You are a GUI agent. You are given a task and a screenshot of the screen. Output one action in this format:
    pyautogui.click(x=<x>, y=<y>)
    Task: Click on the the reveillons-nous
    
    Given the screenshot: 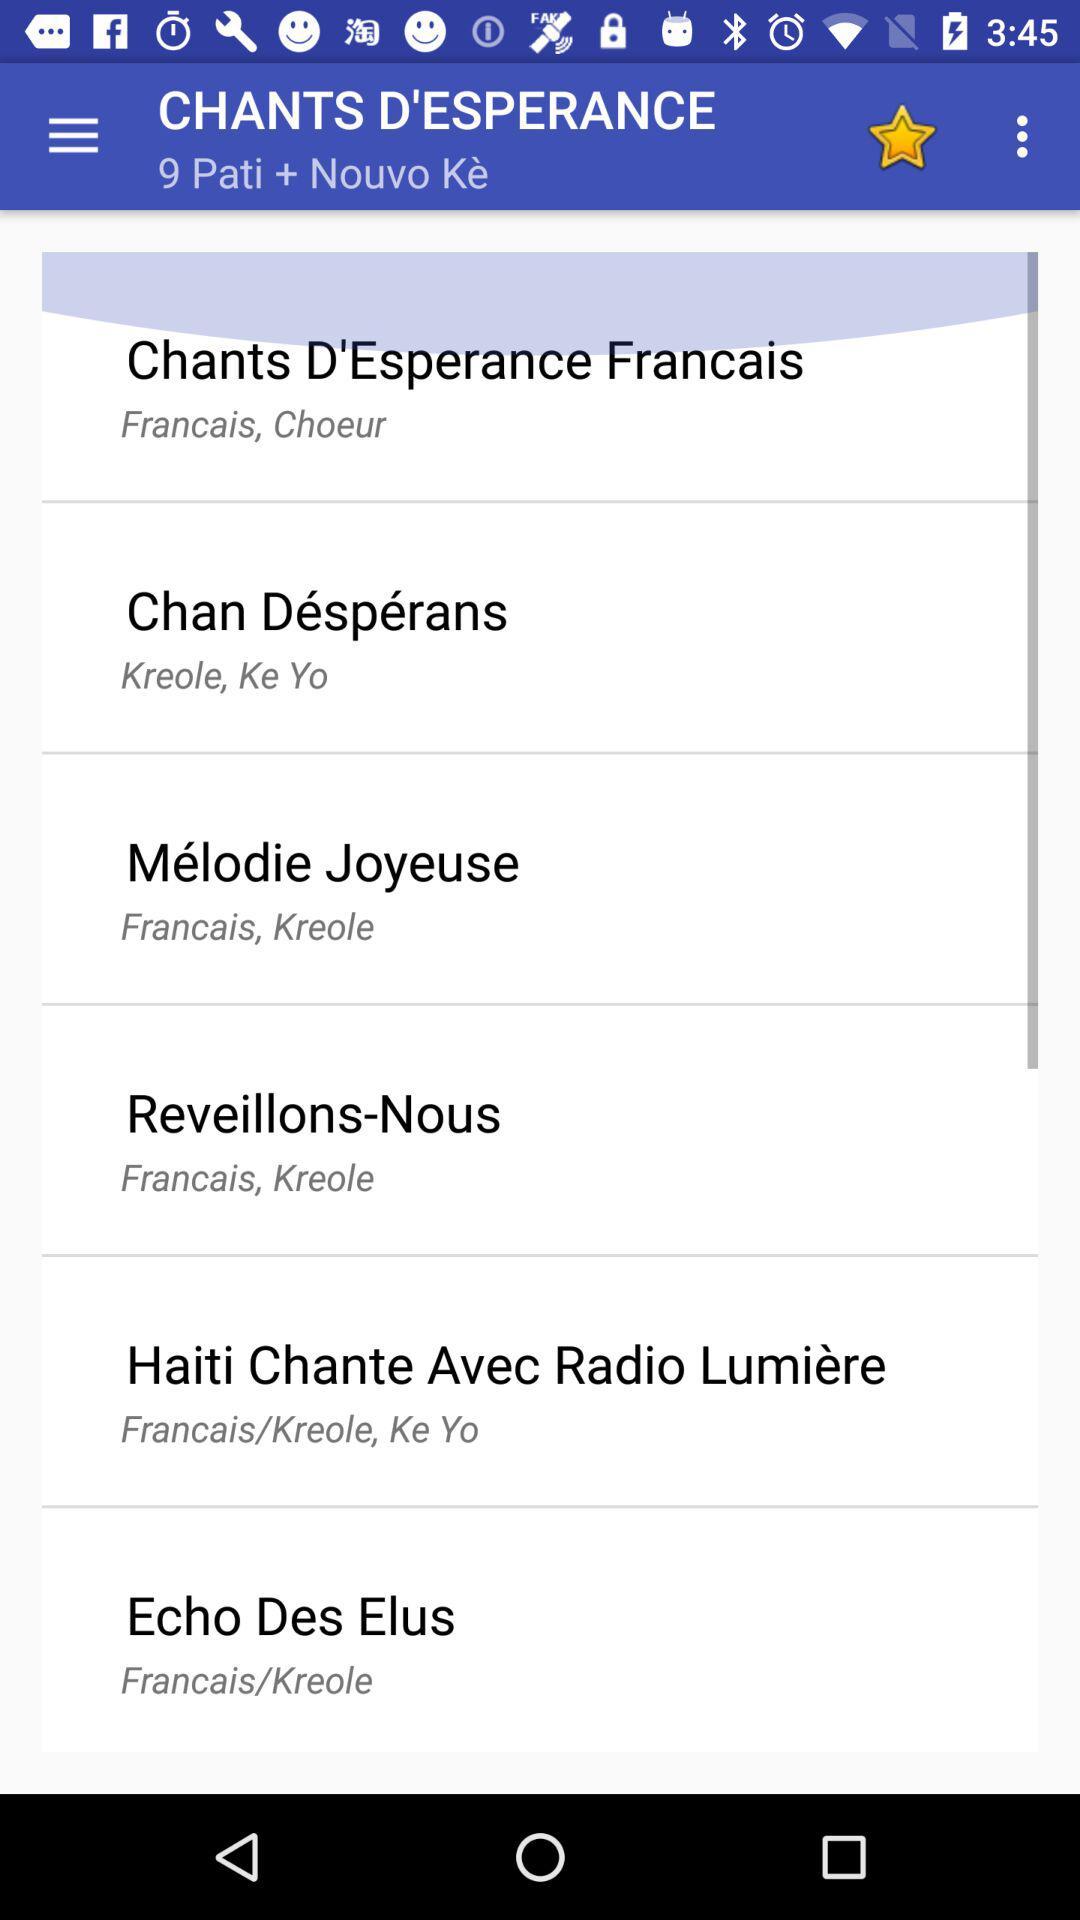 What is the action you would take?
    pyautogui.click(x=313, y=1110)
    